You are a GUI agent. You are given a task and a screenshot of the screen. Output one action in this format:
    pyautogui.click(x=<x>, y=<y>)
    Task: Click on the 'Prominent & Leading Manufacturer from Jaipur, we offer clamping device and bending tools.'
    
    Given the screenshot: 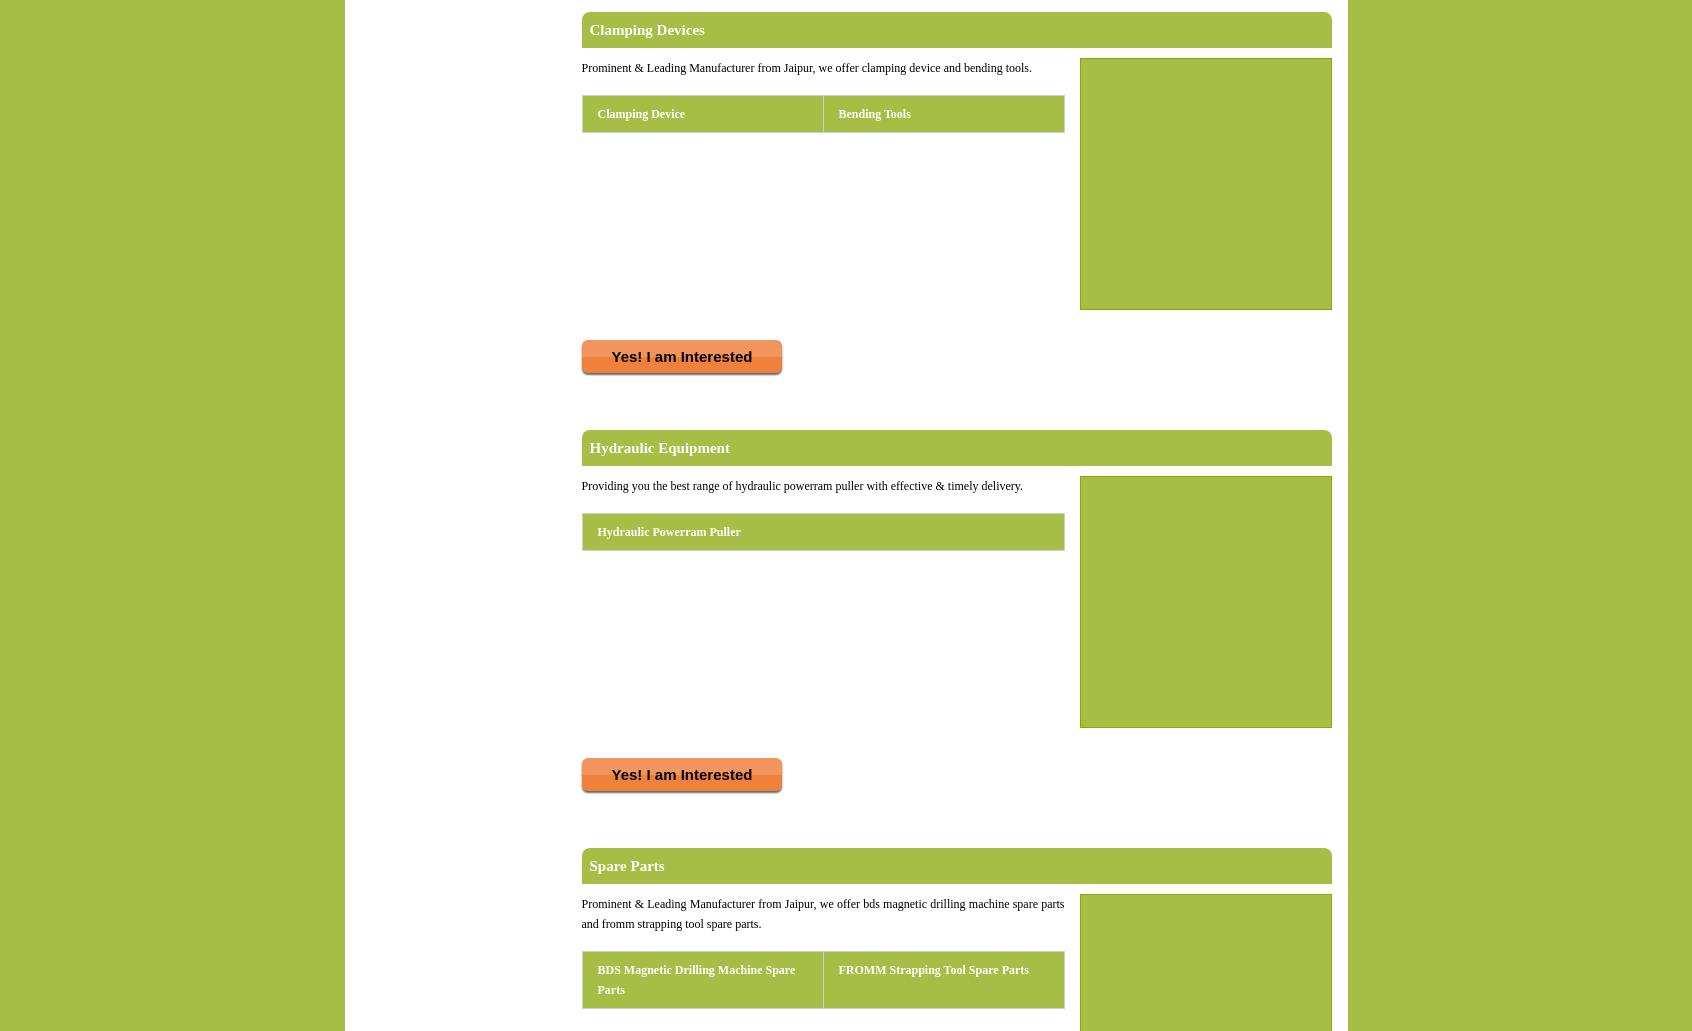 What is the action you would take?
    pyautogui.click(x=580, y=68)
    